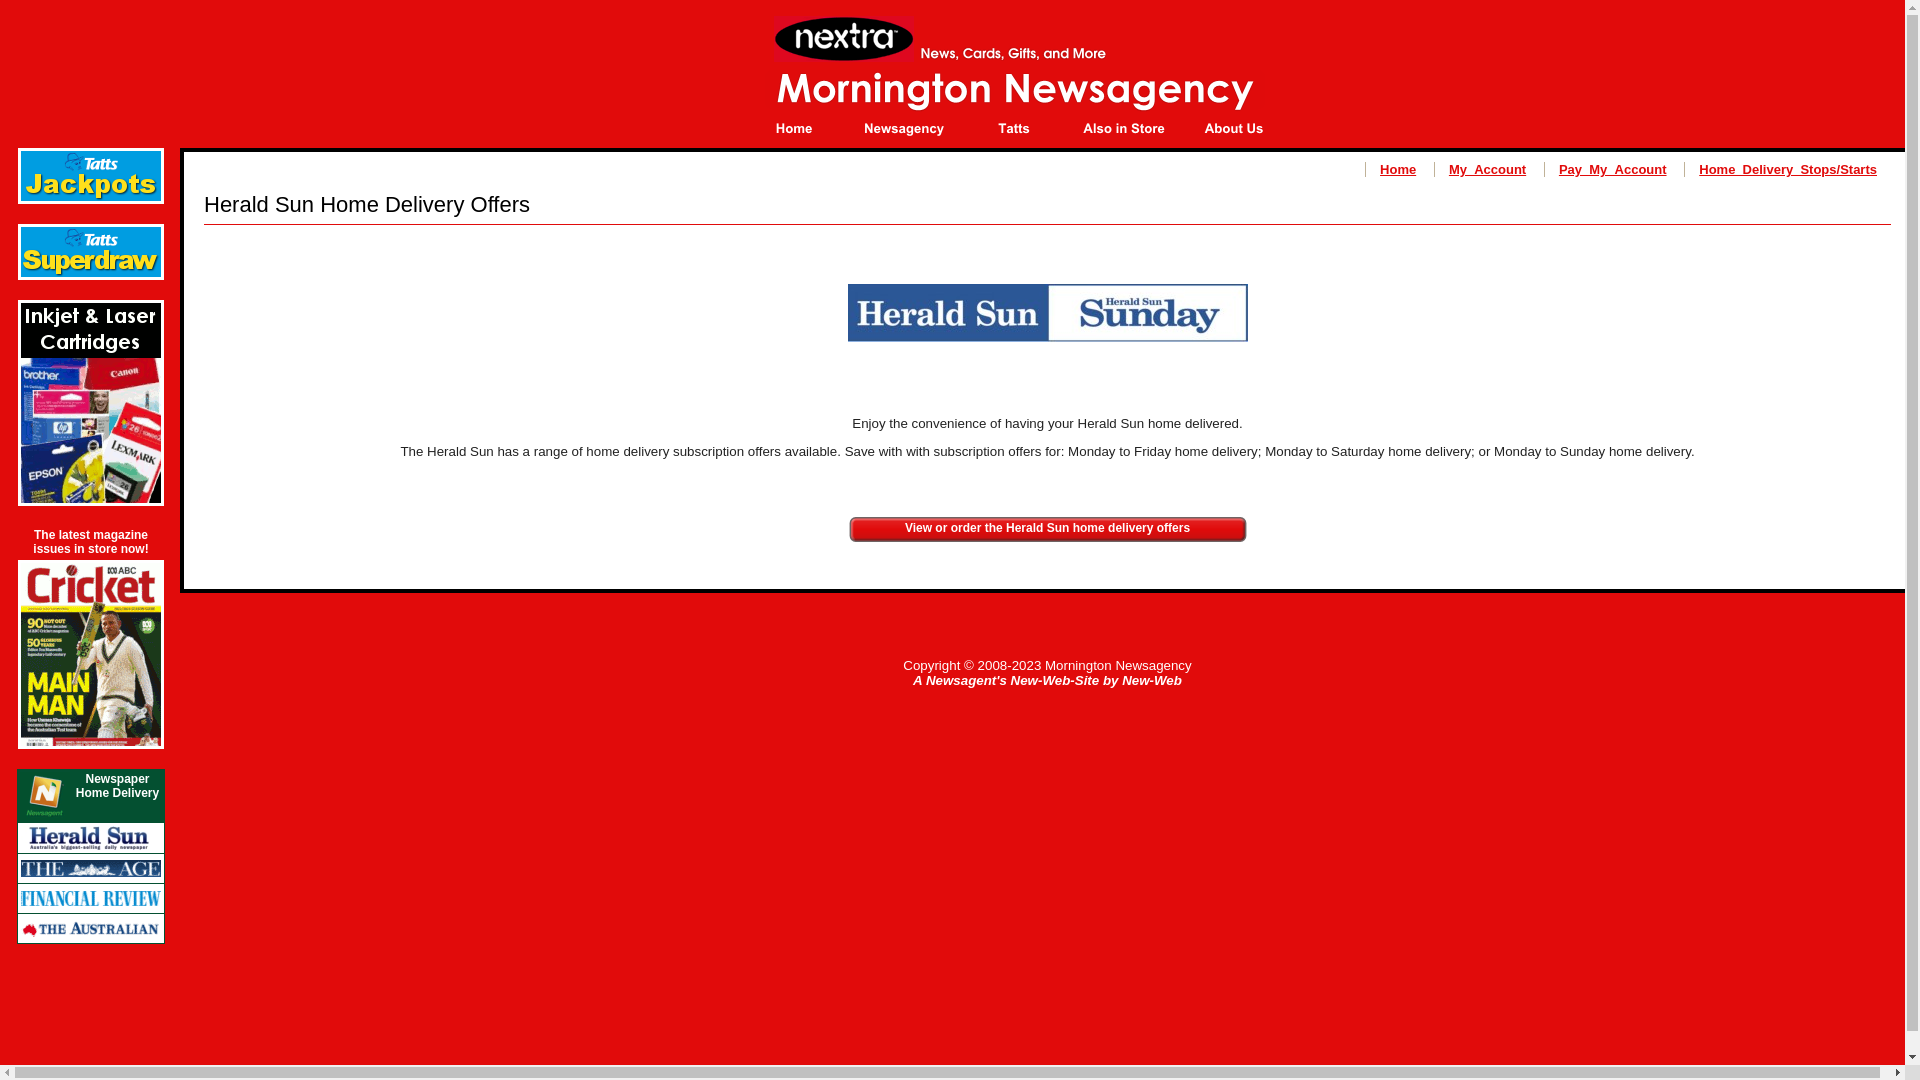  Describe the element at coordinates (1487, 168) in the screenshot. I see `'My_Account'` at that location.